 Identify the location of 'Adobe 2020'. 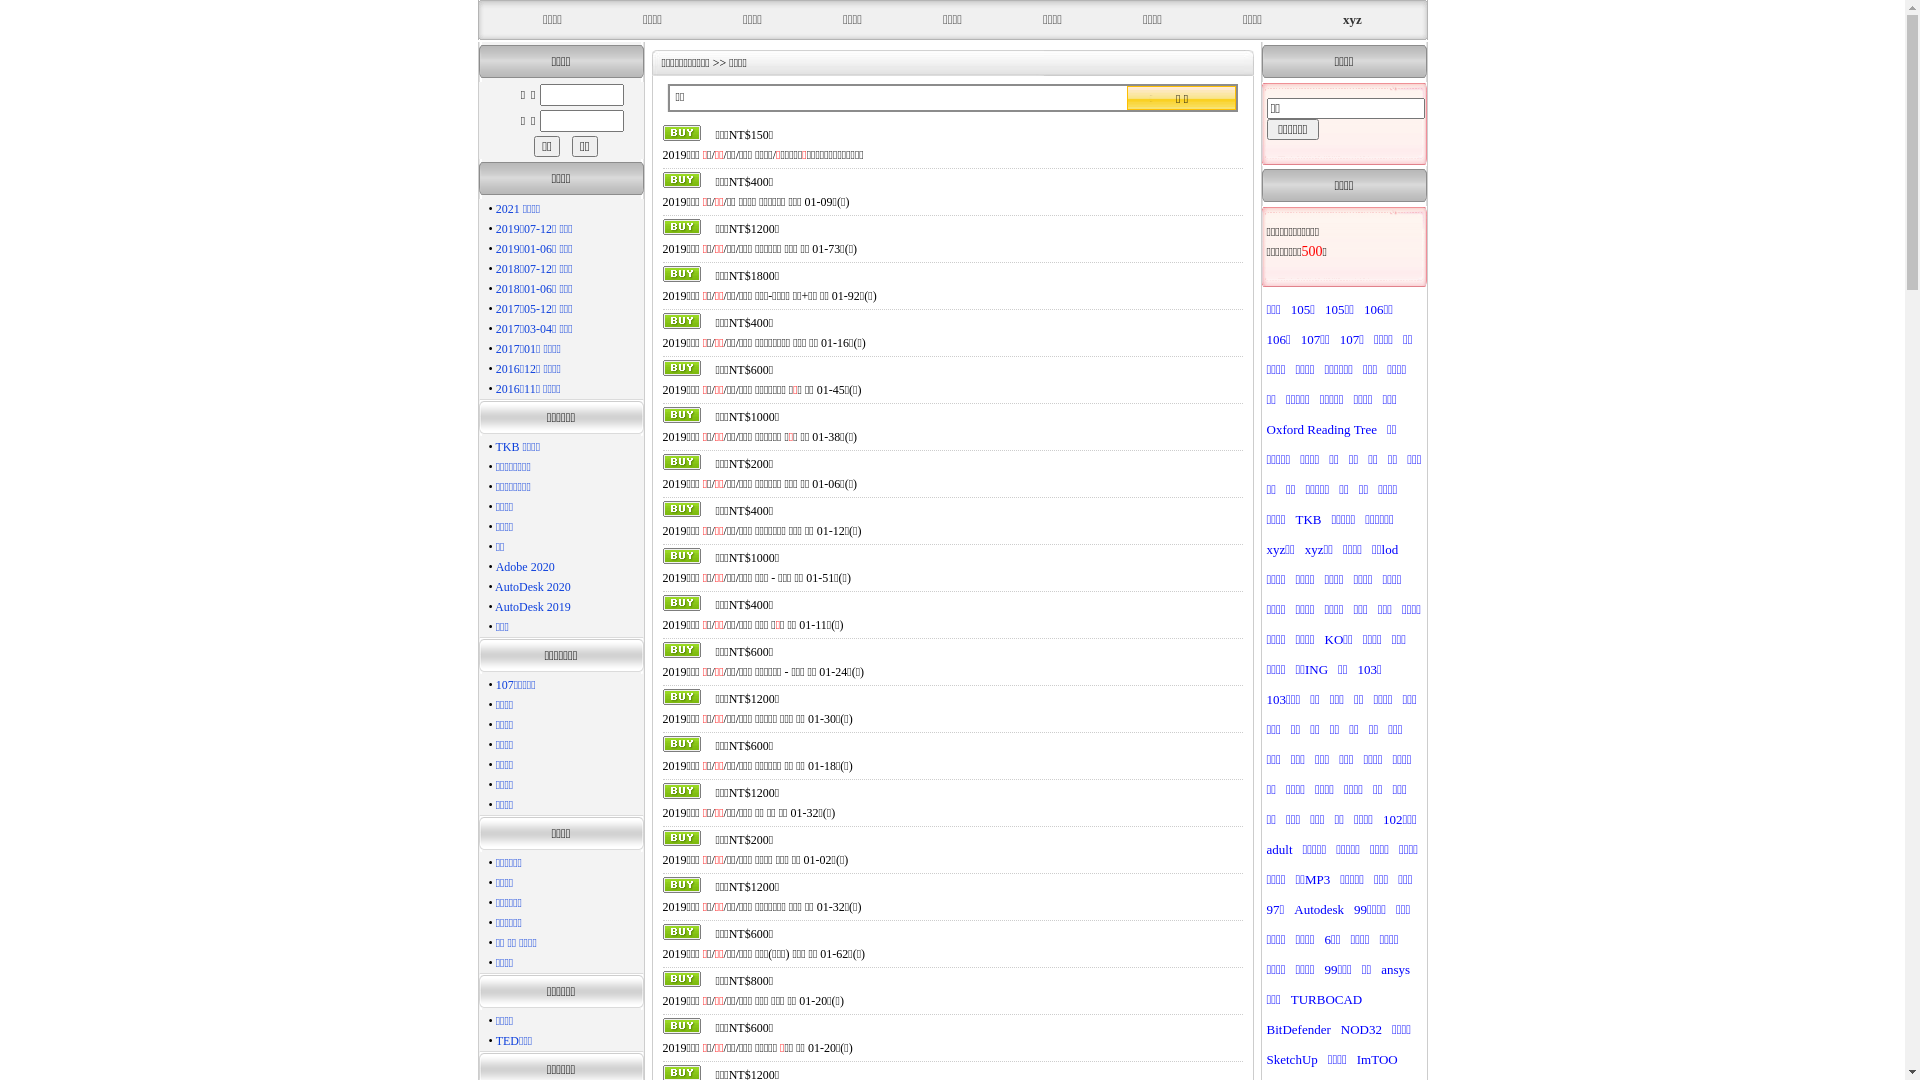
(525, 567).